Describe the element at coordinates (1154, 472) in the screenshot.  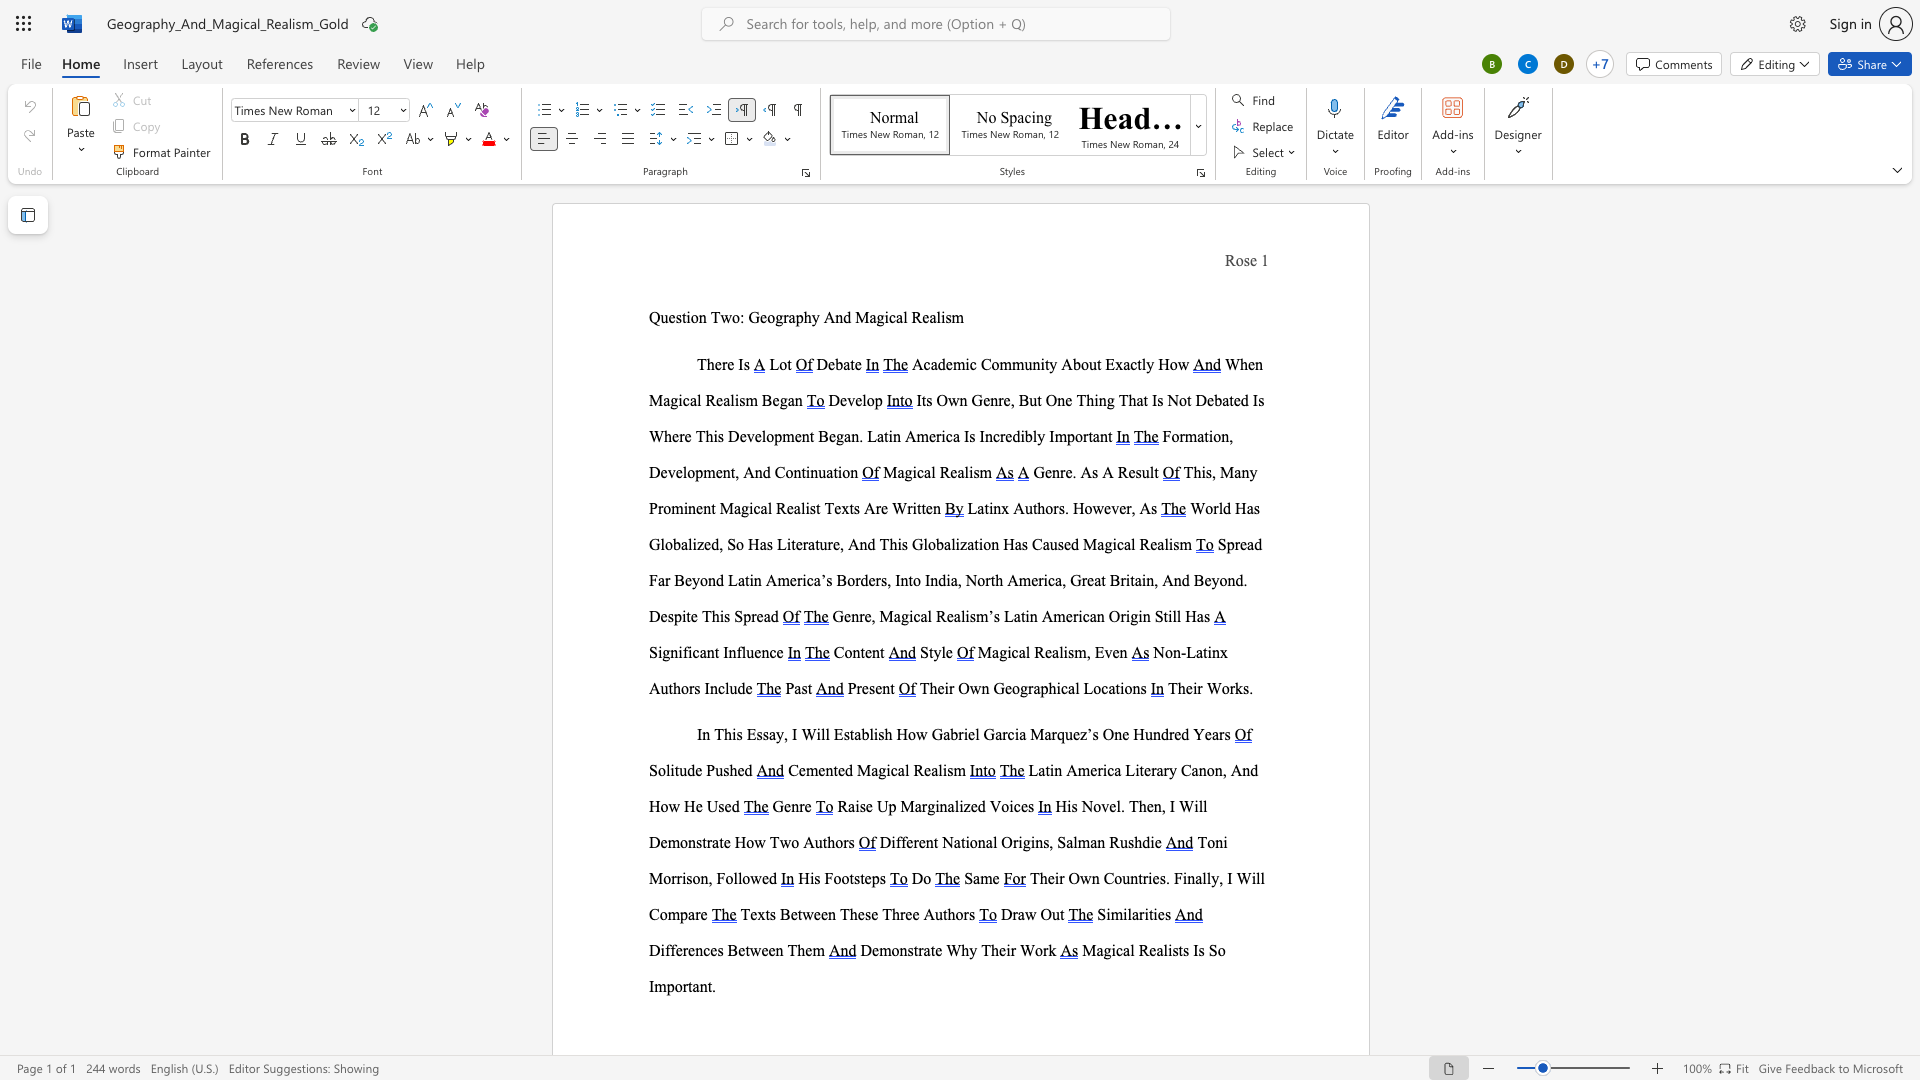
I see `the space between the continuous character "l" and "t" in the text` at that location.